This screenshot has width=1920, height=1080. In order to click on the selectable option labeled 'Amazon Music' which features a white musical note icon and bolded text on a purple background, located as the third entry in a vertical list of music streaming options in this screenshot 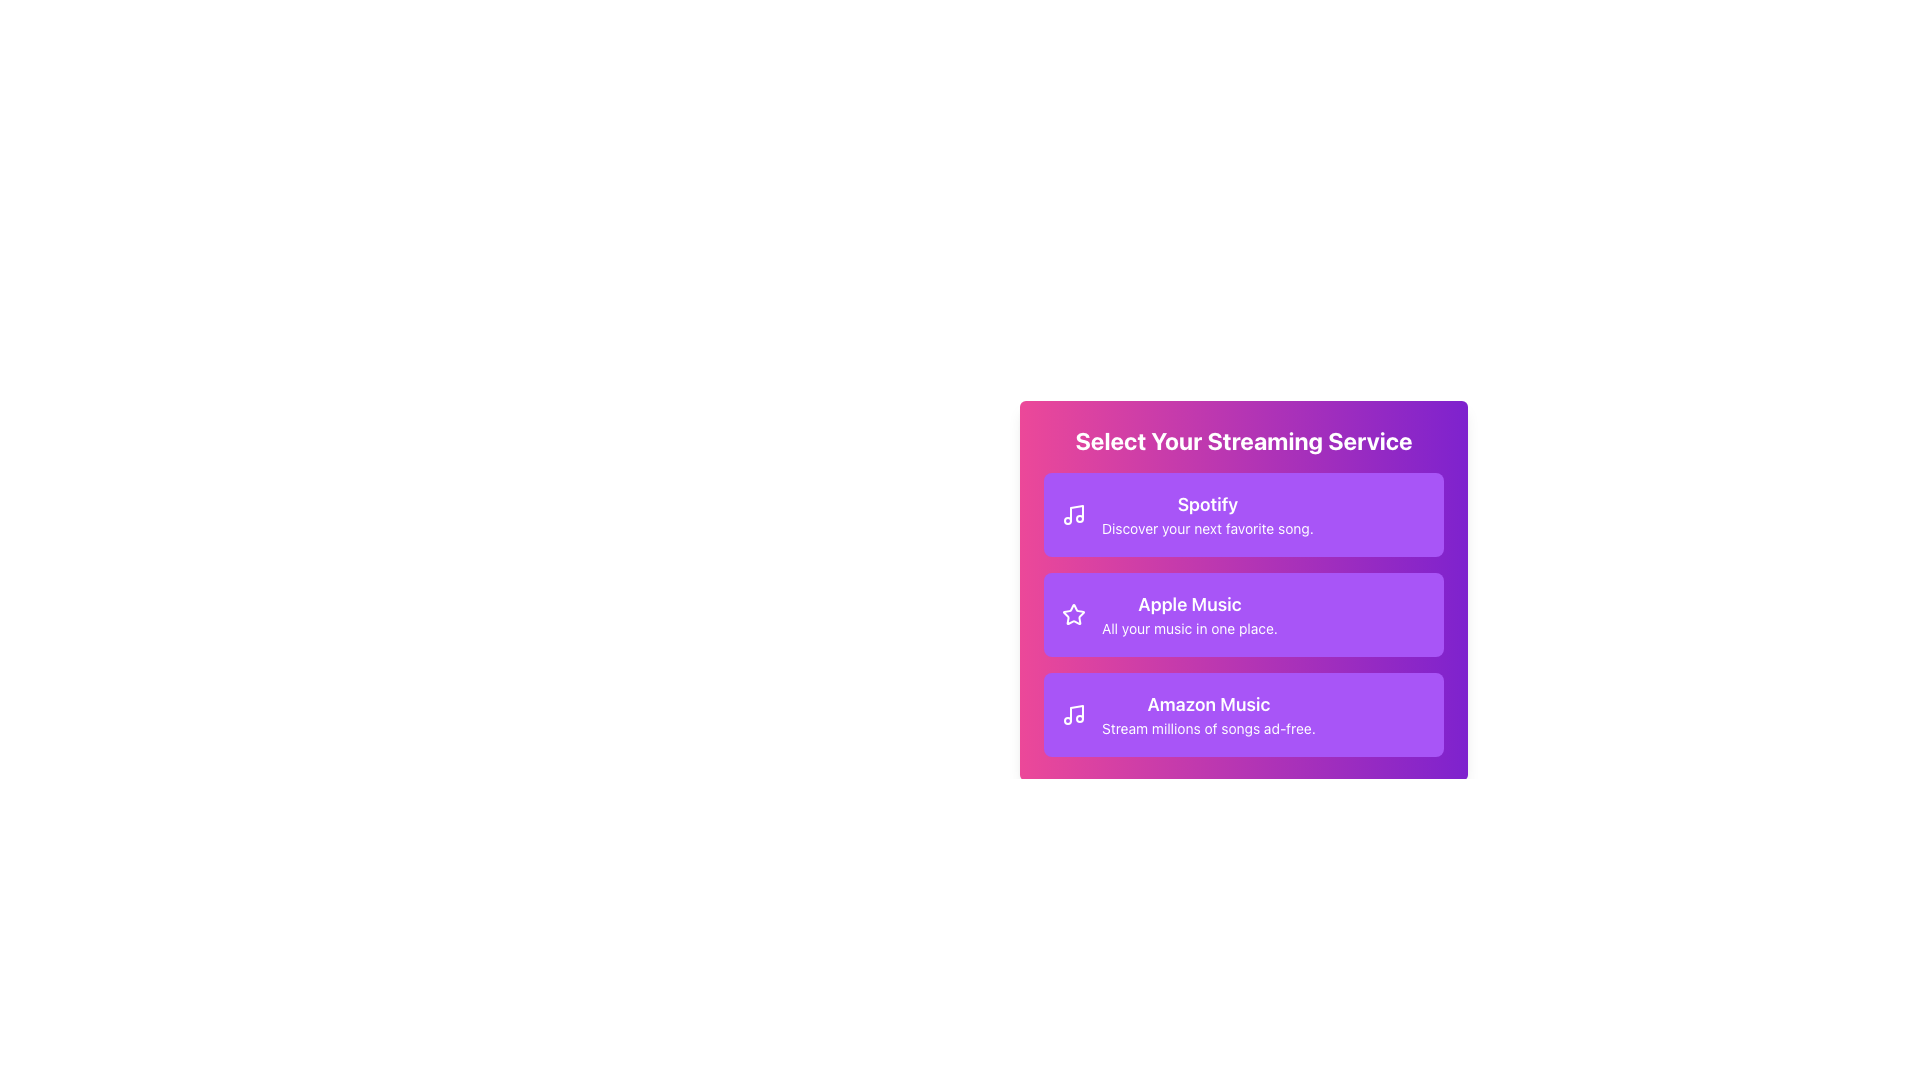, I will do `click(1188, 713)`.